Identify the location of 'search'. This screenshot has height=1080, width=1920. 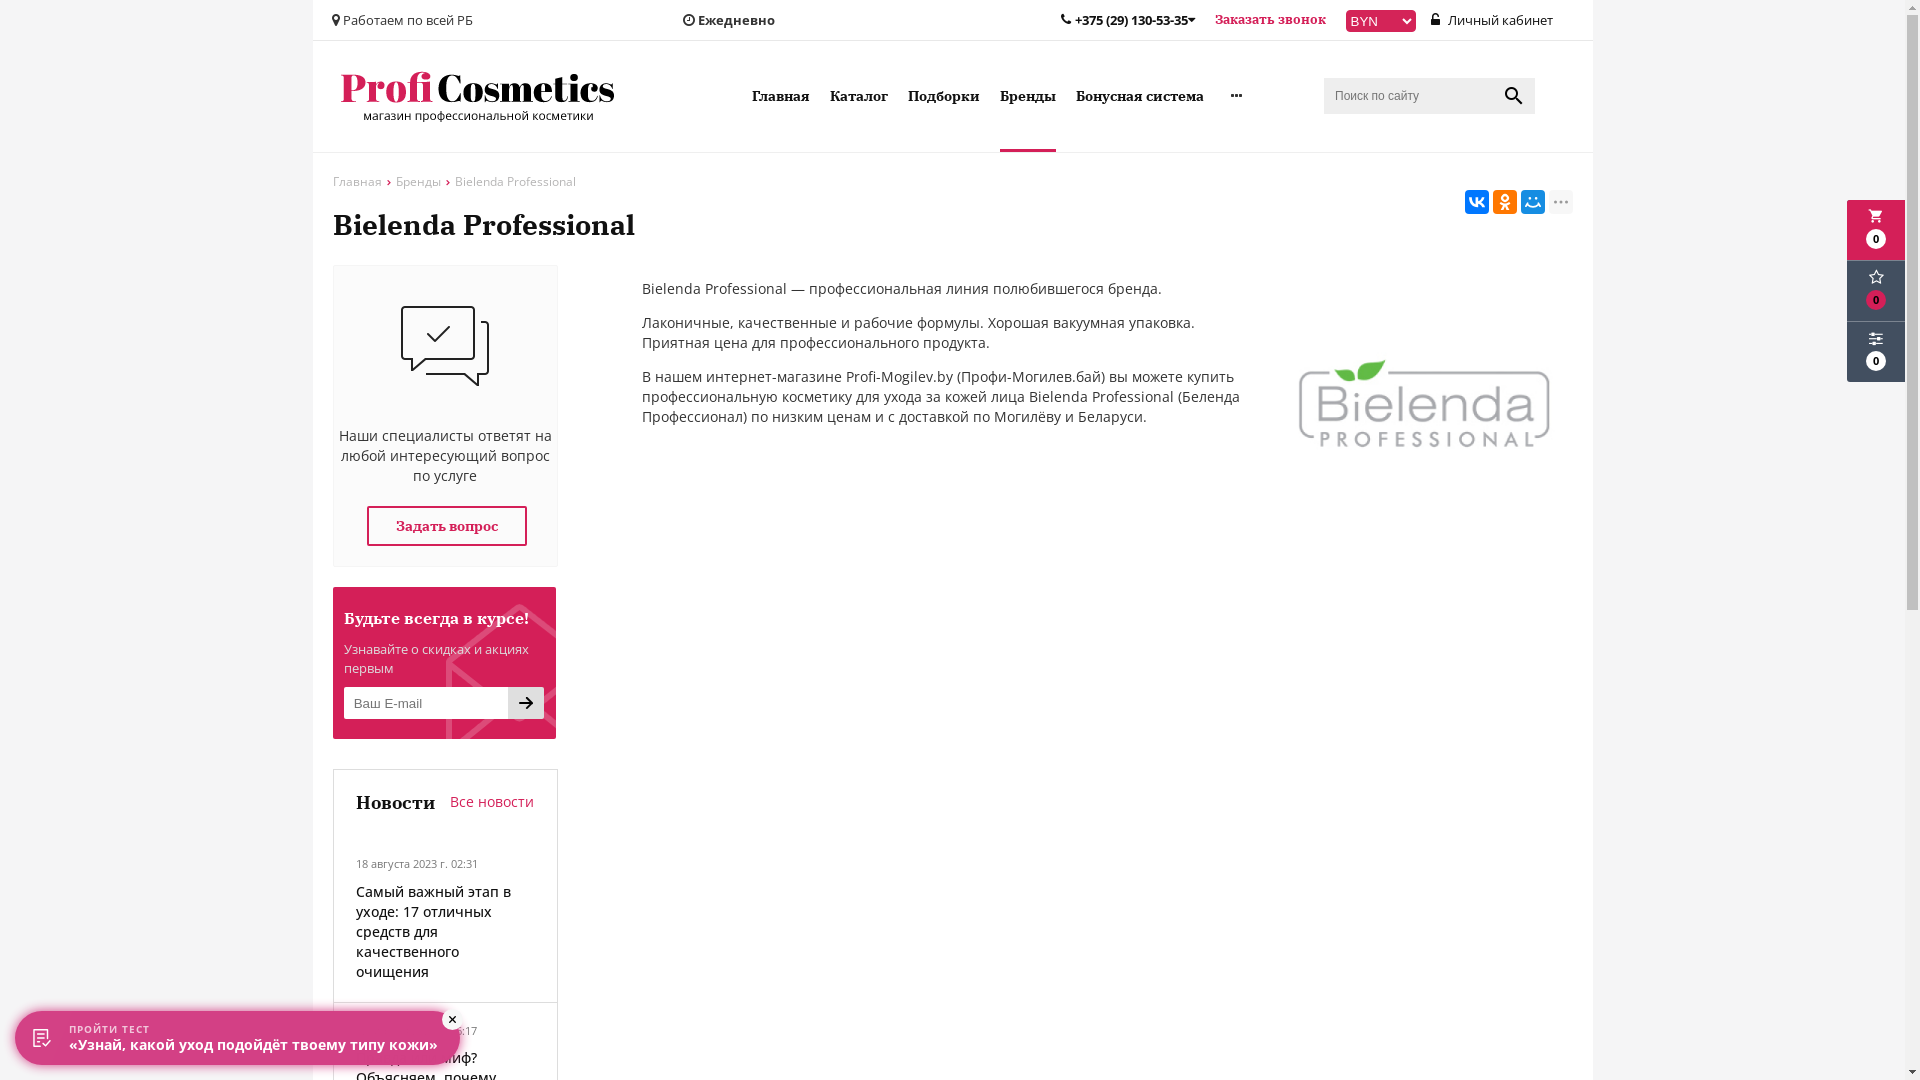
(1513, 96).